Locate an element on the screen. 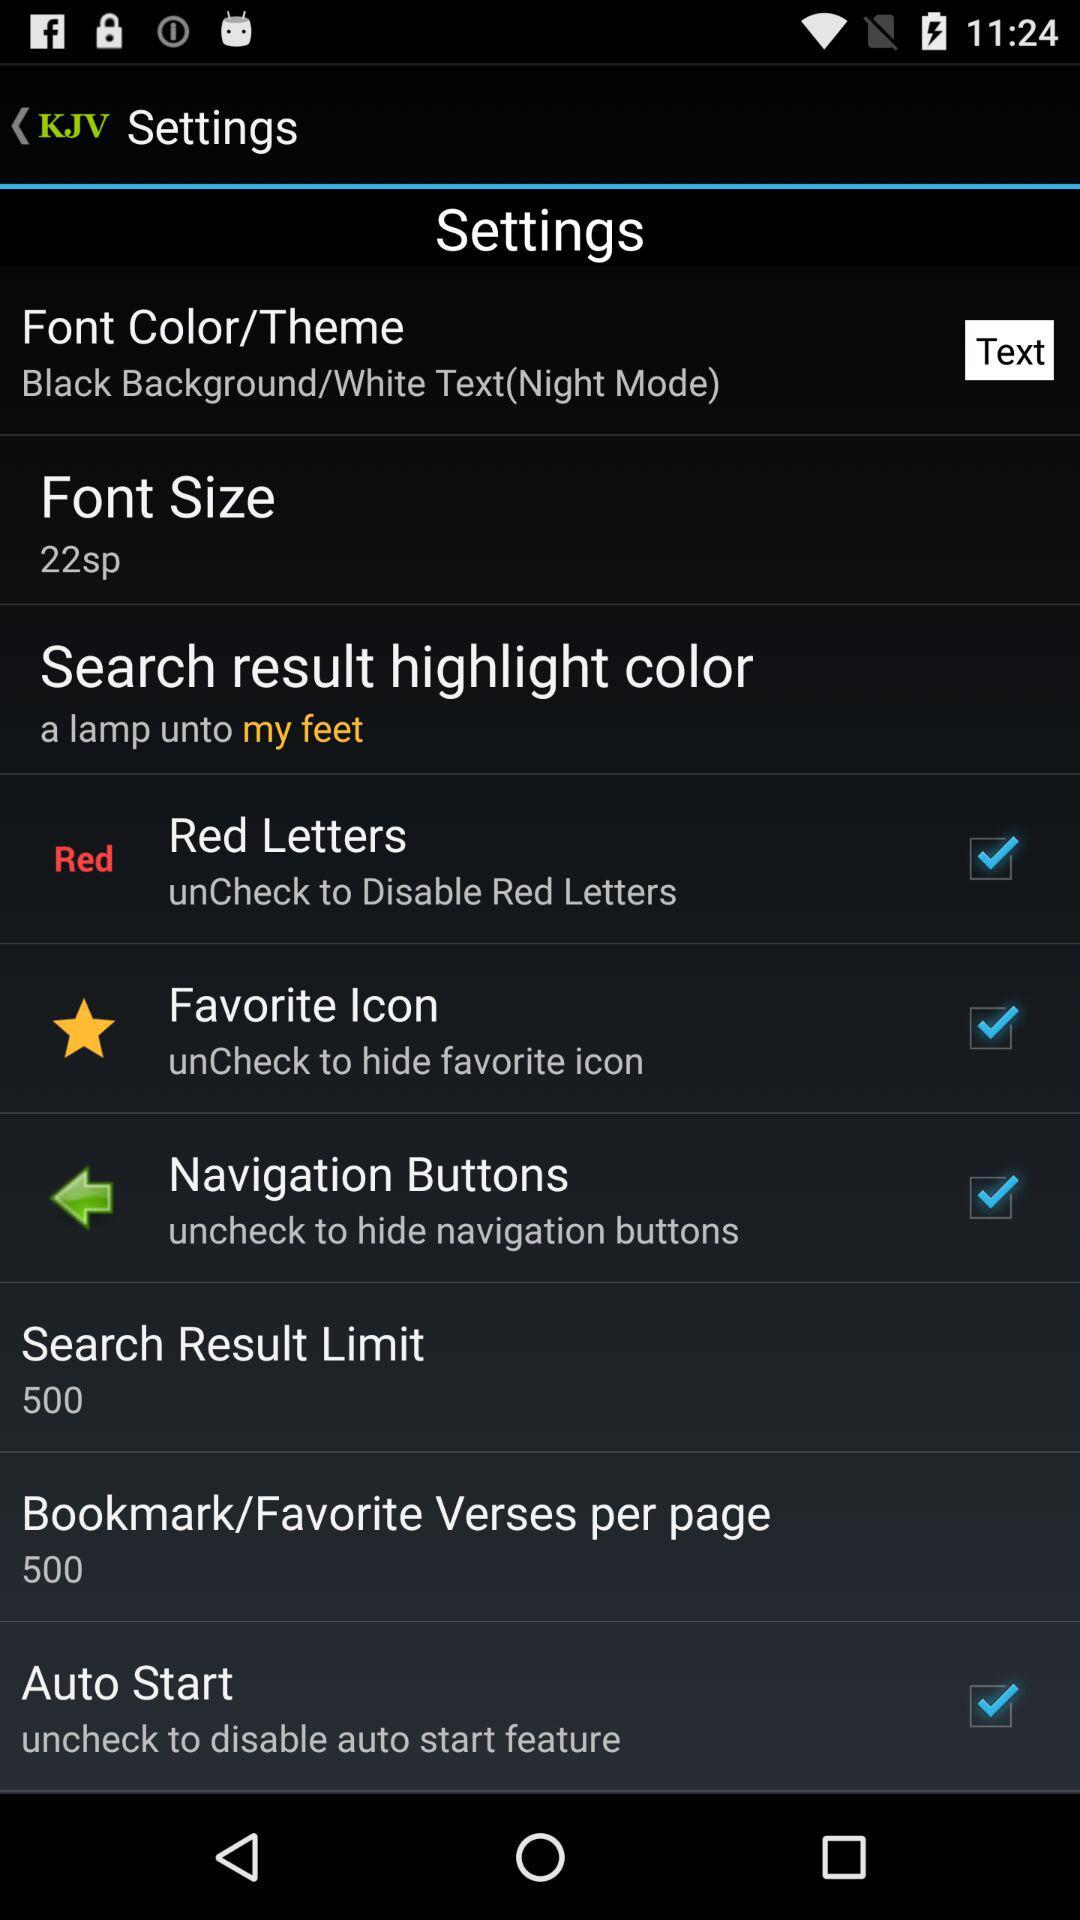 The width and height of the screenshot is (1080, 1920). black background white is located at coordinates (370, 381).